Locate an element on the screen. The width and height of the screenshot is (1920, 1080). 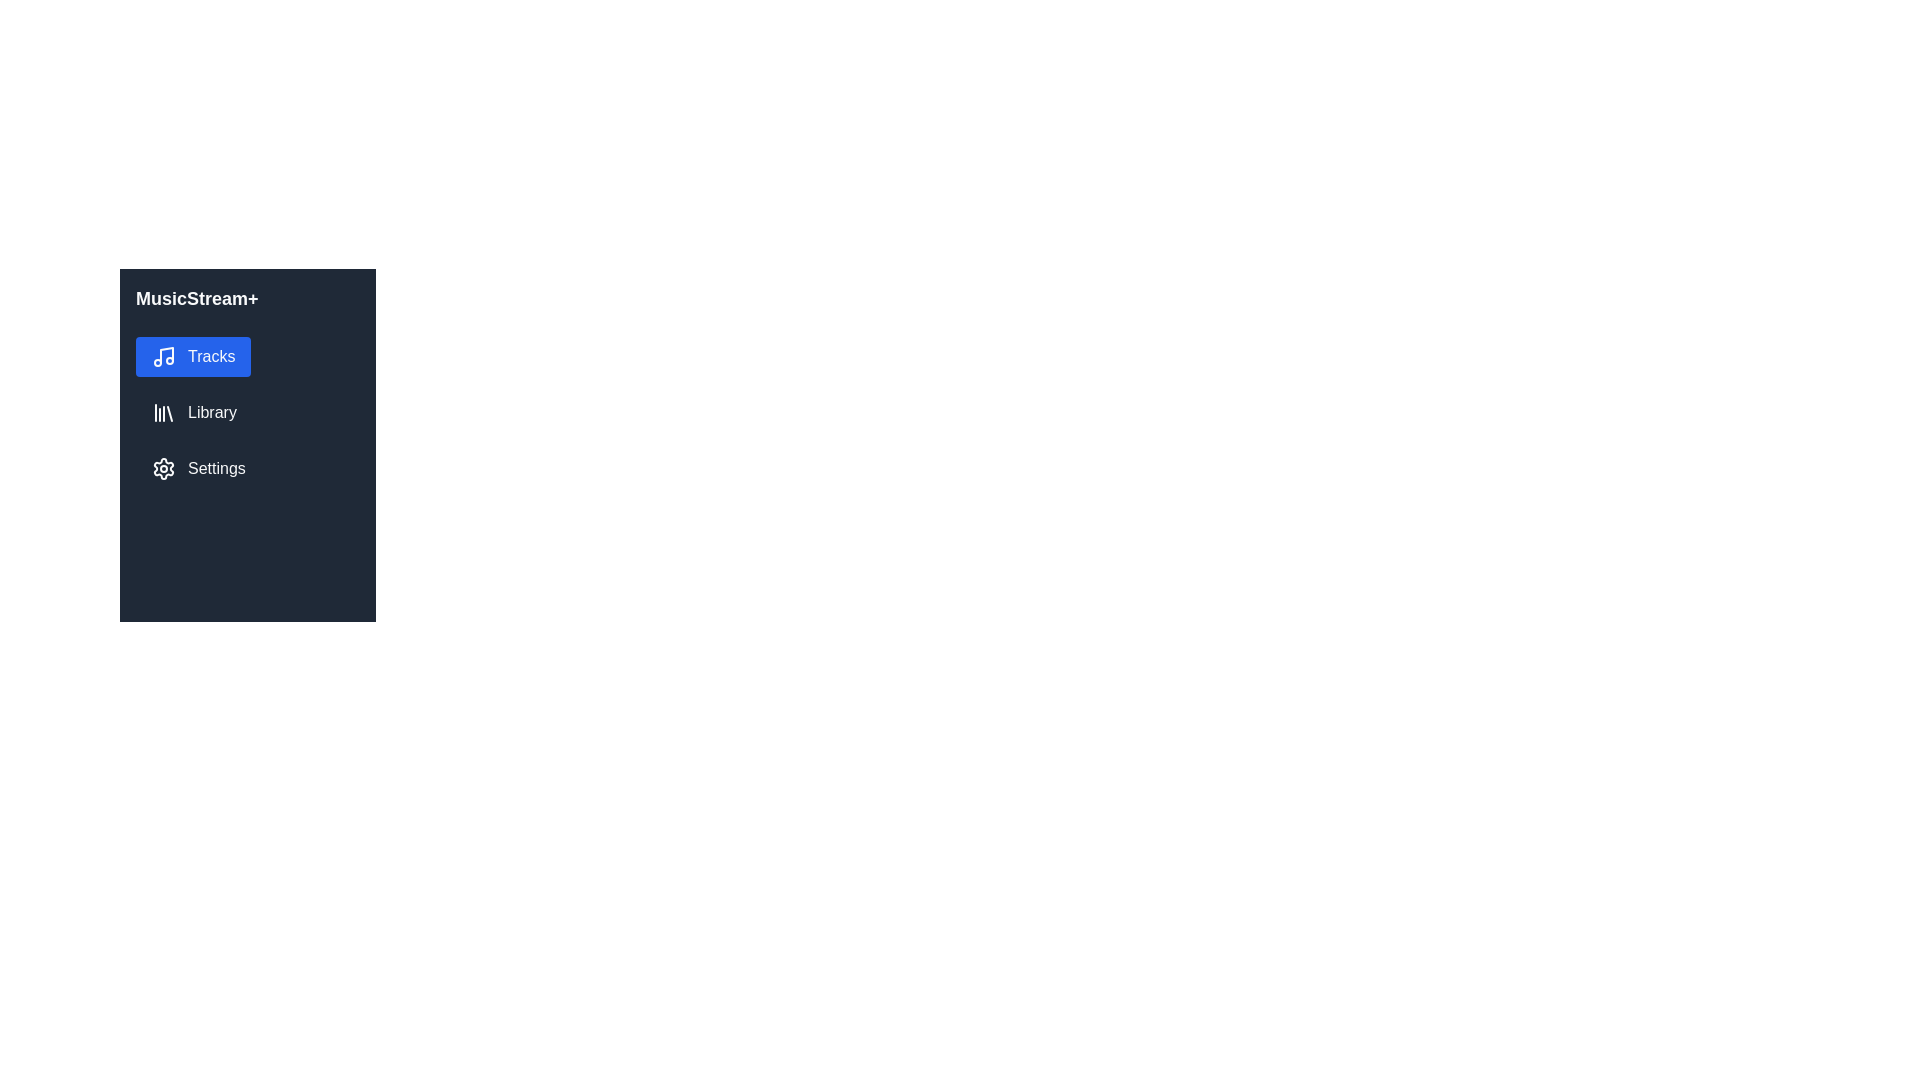
the 'Library' text label in the navigation menu is located at coordinates (212, 411).